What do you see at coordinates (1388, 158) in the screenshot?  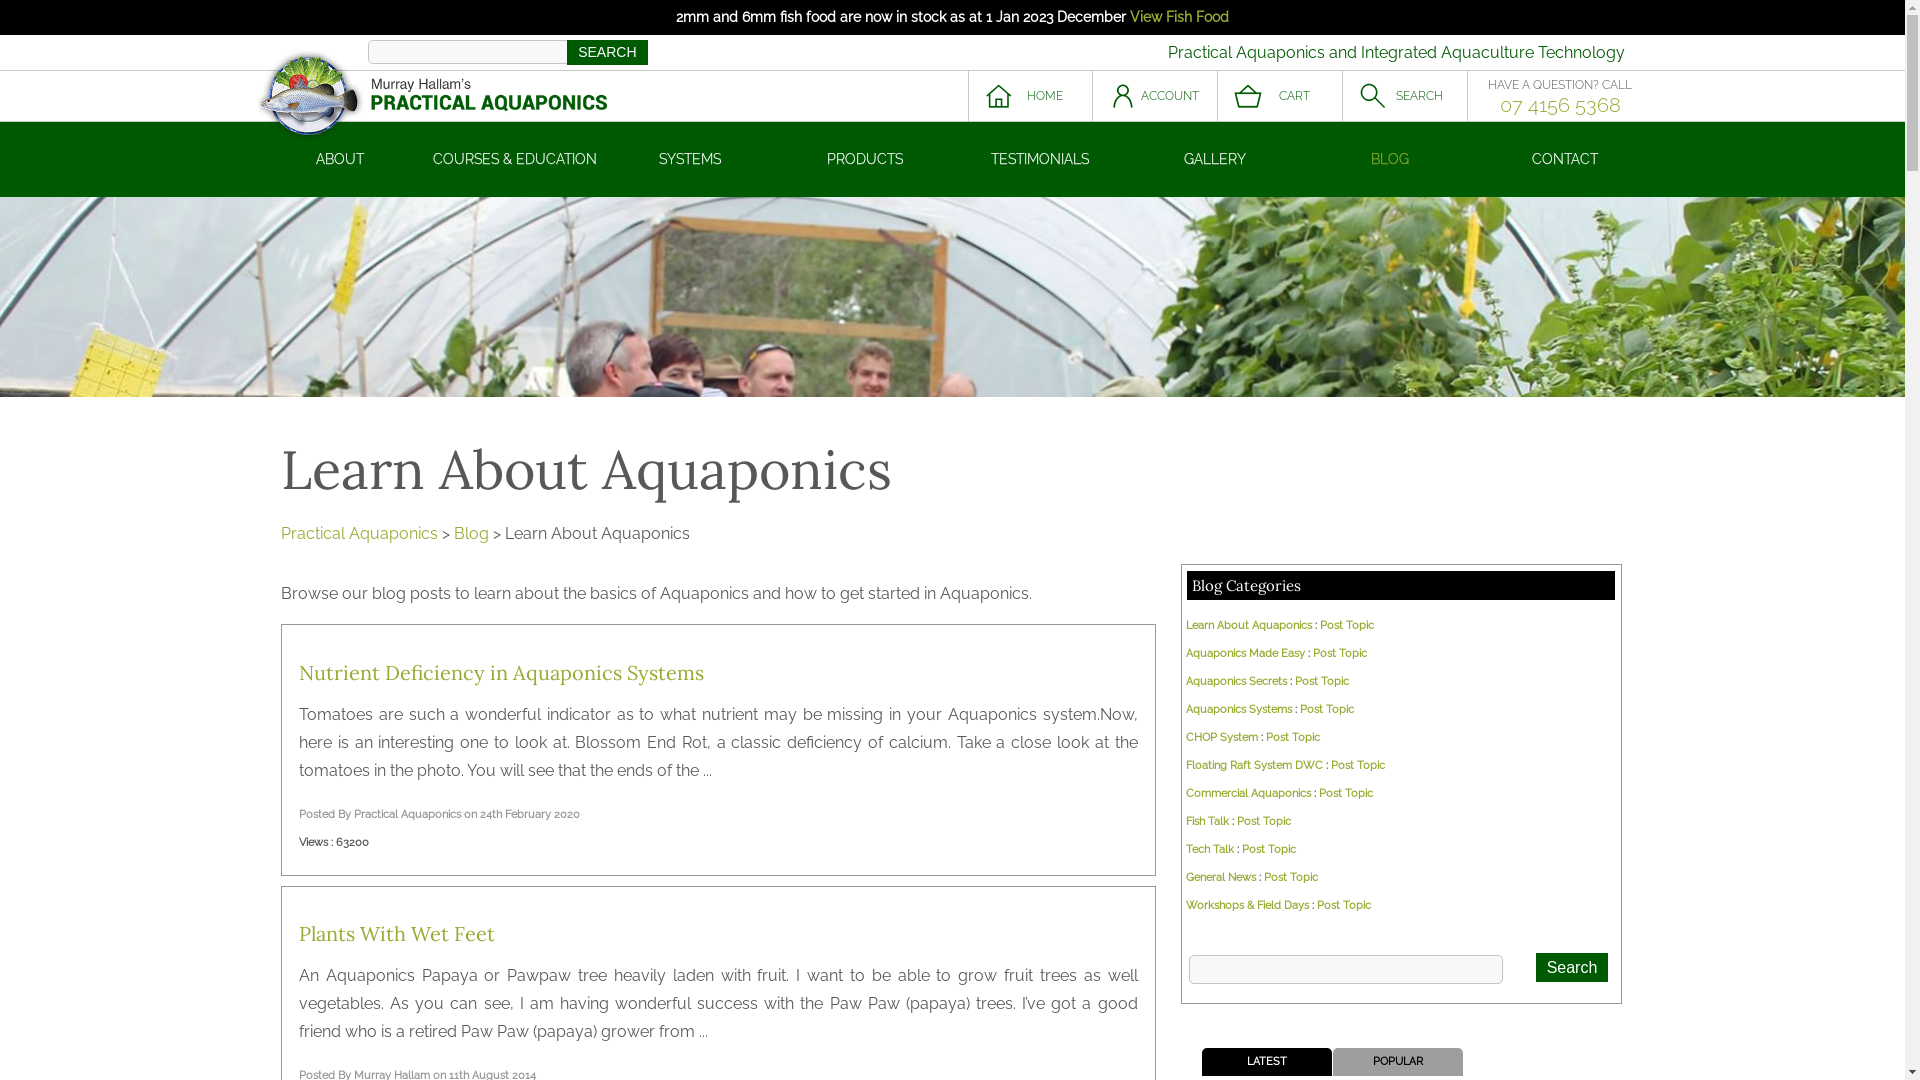 I see `'BLOG'` at bounding box center [1388, 158].